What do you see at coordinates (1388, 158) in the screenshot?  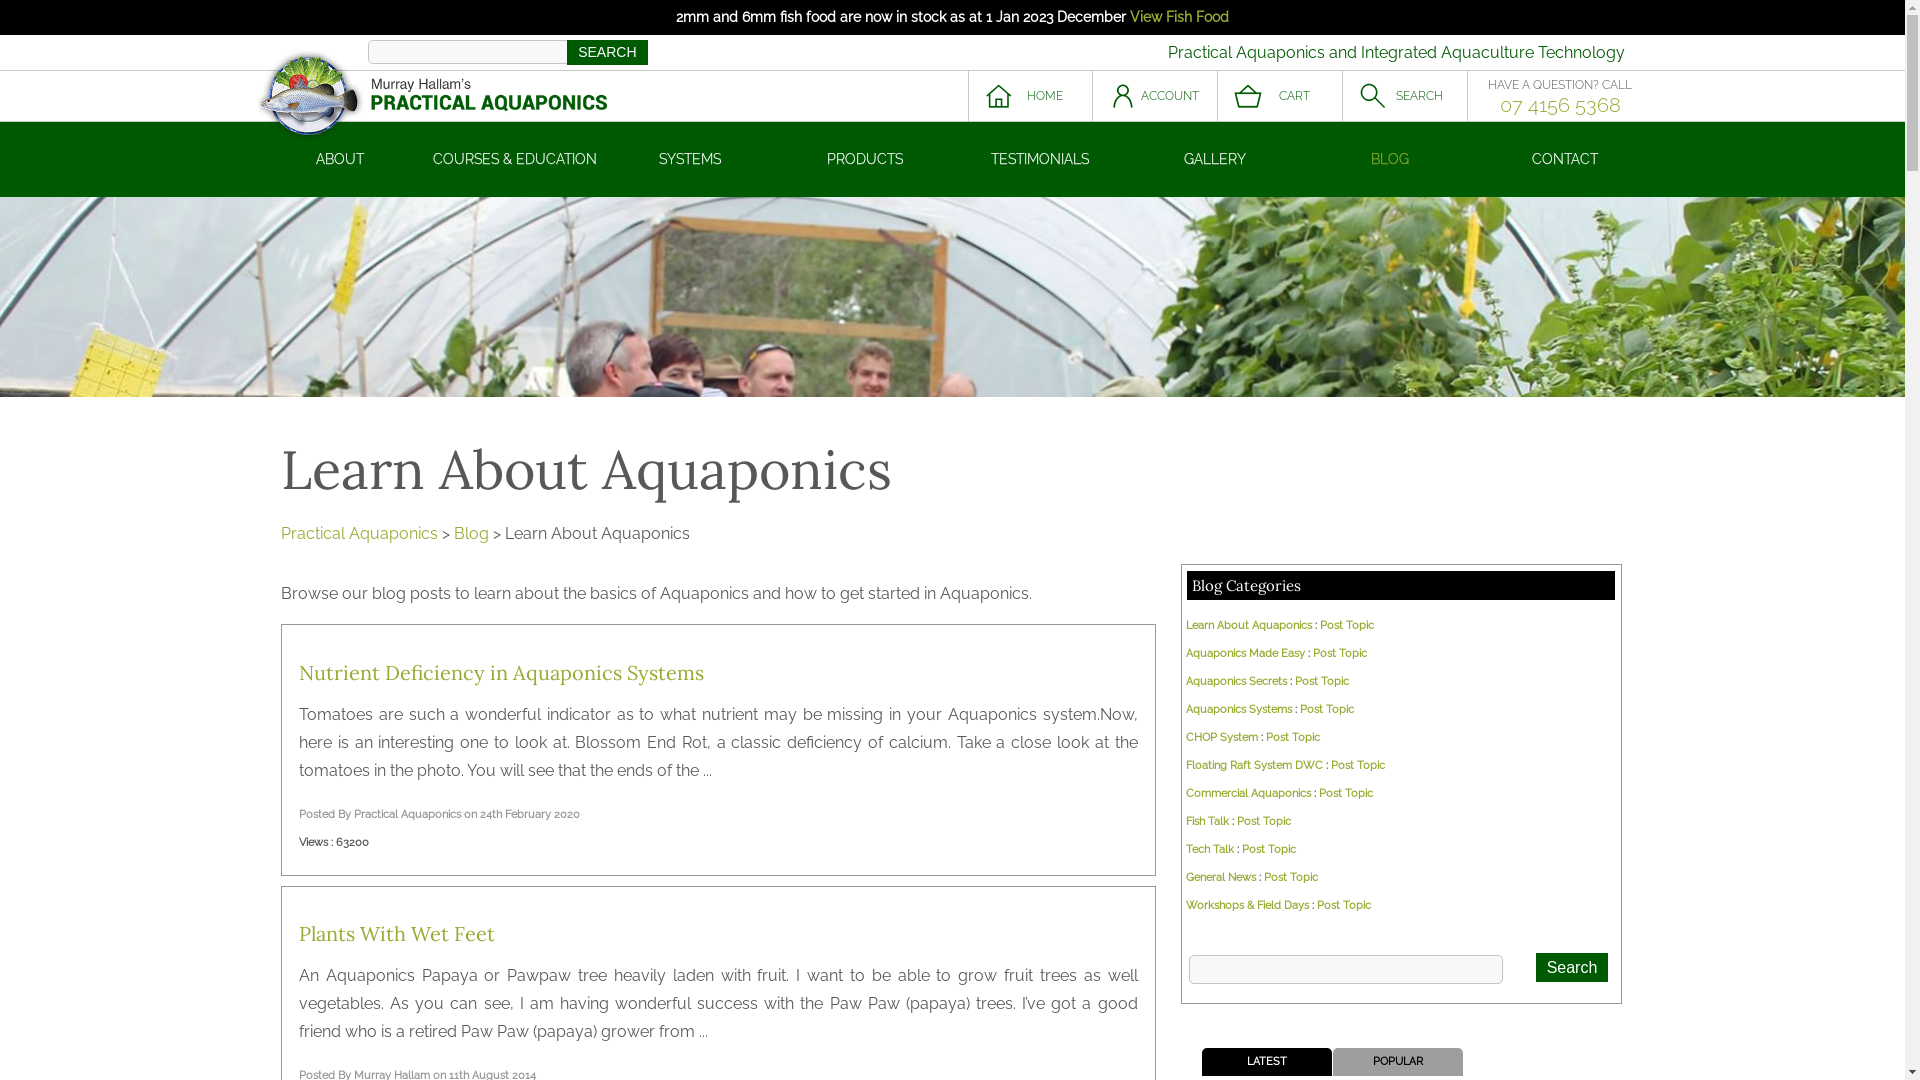 I see `'BLOG'` at bounding box center [1388, 158].